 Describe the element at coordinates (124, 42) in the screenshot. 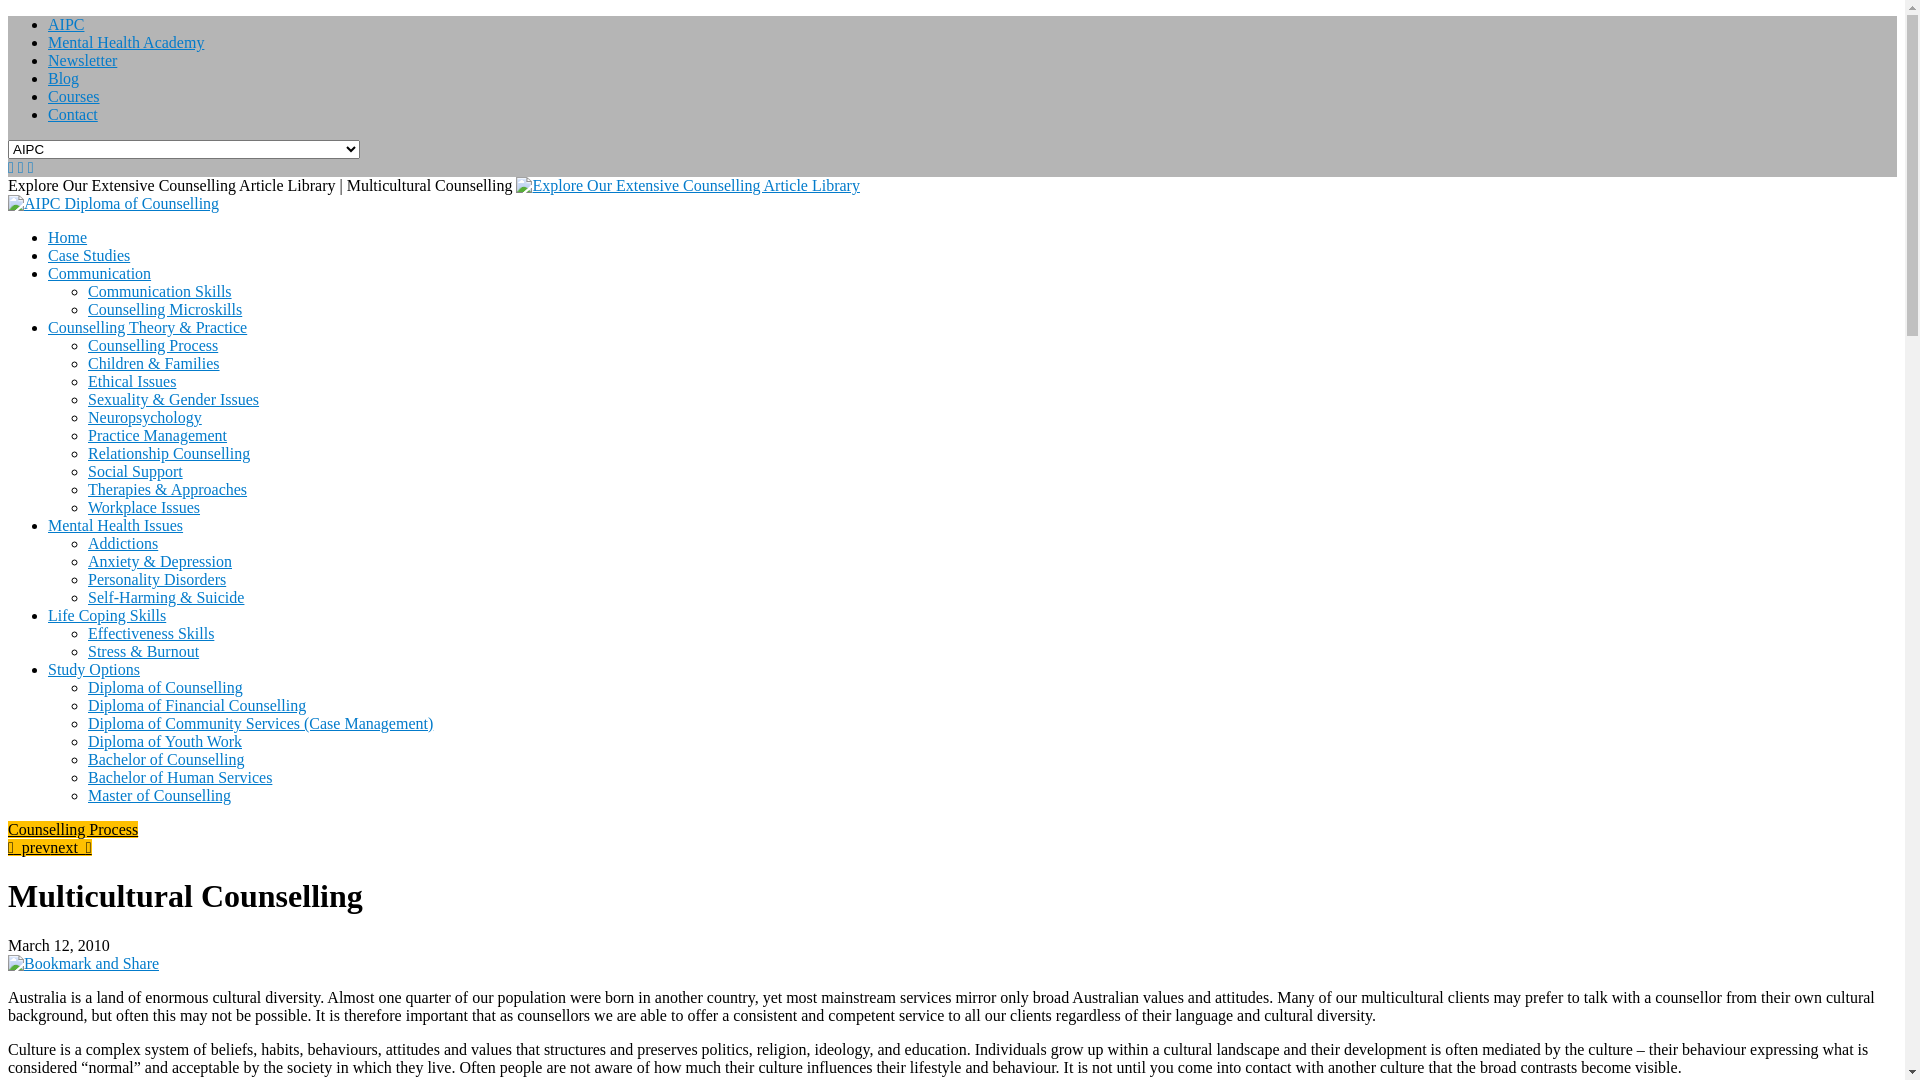

I see `'Mental Health Academy'` at that location.